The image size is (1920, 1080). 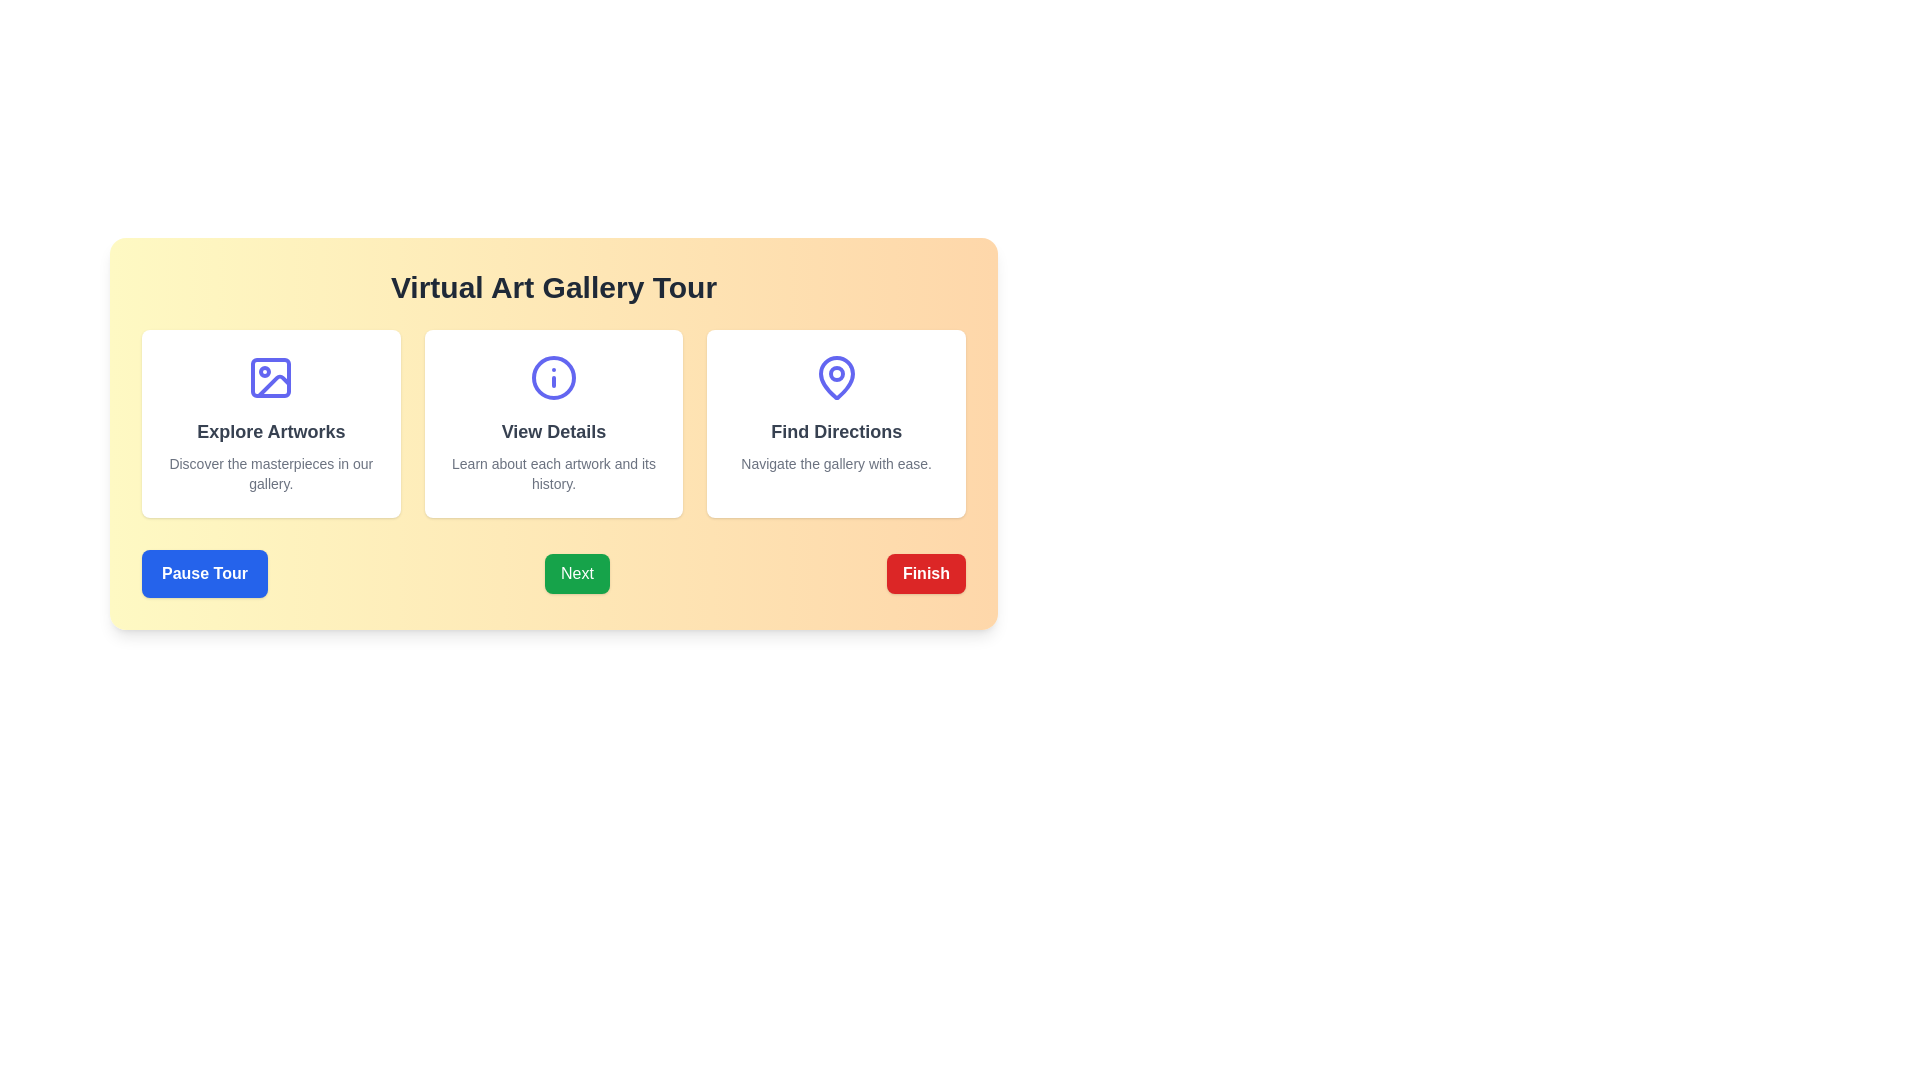 What do you see at coordinates (553, 474) in the screenshot?
I see `the text element displaying 'Learn about each artwork and its history.' which is located below the 'View Details' heading in the central card` at bounding box center [553, 474].